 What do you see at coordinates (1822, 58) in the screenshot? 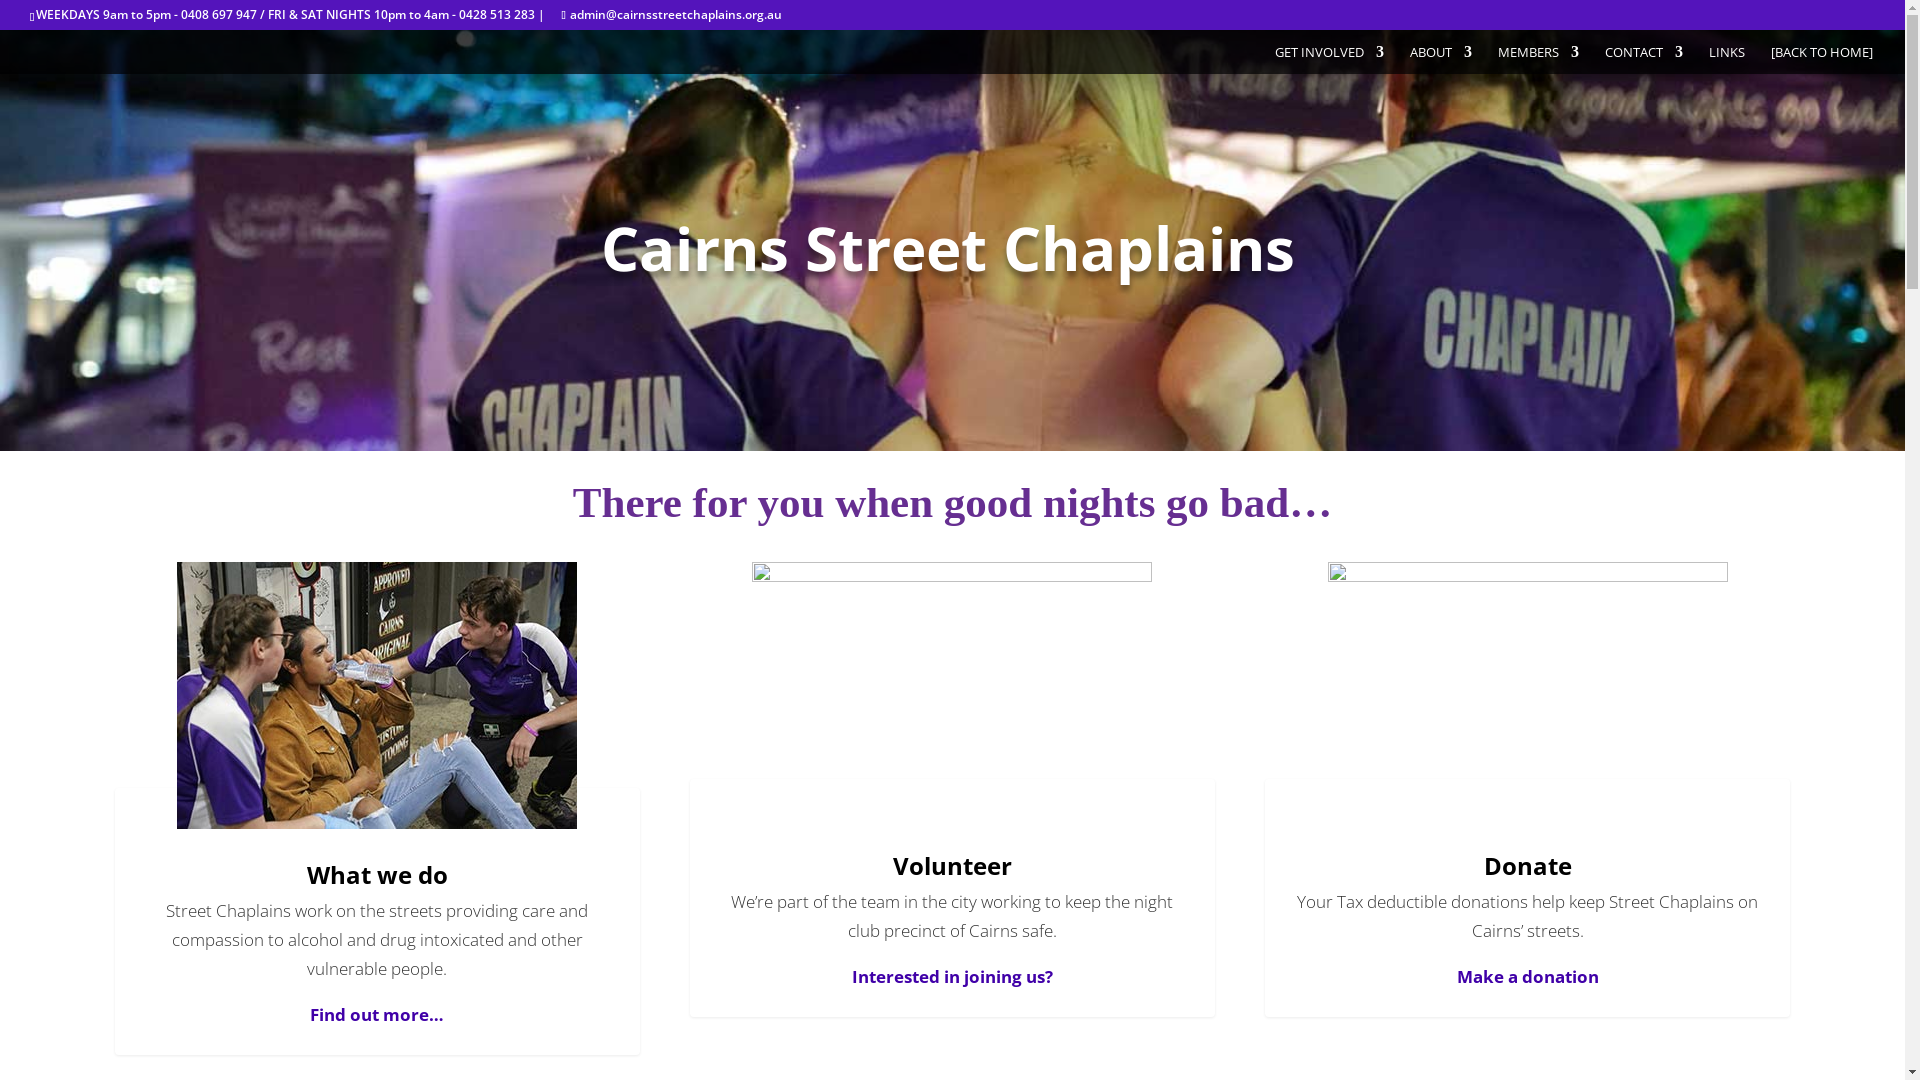
I see `'[BACK TO HOME]'` at bounding box center [1822, 58].